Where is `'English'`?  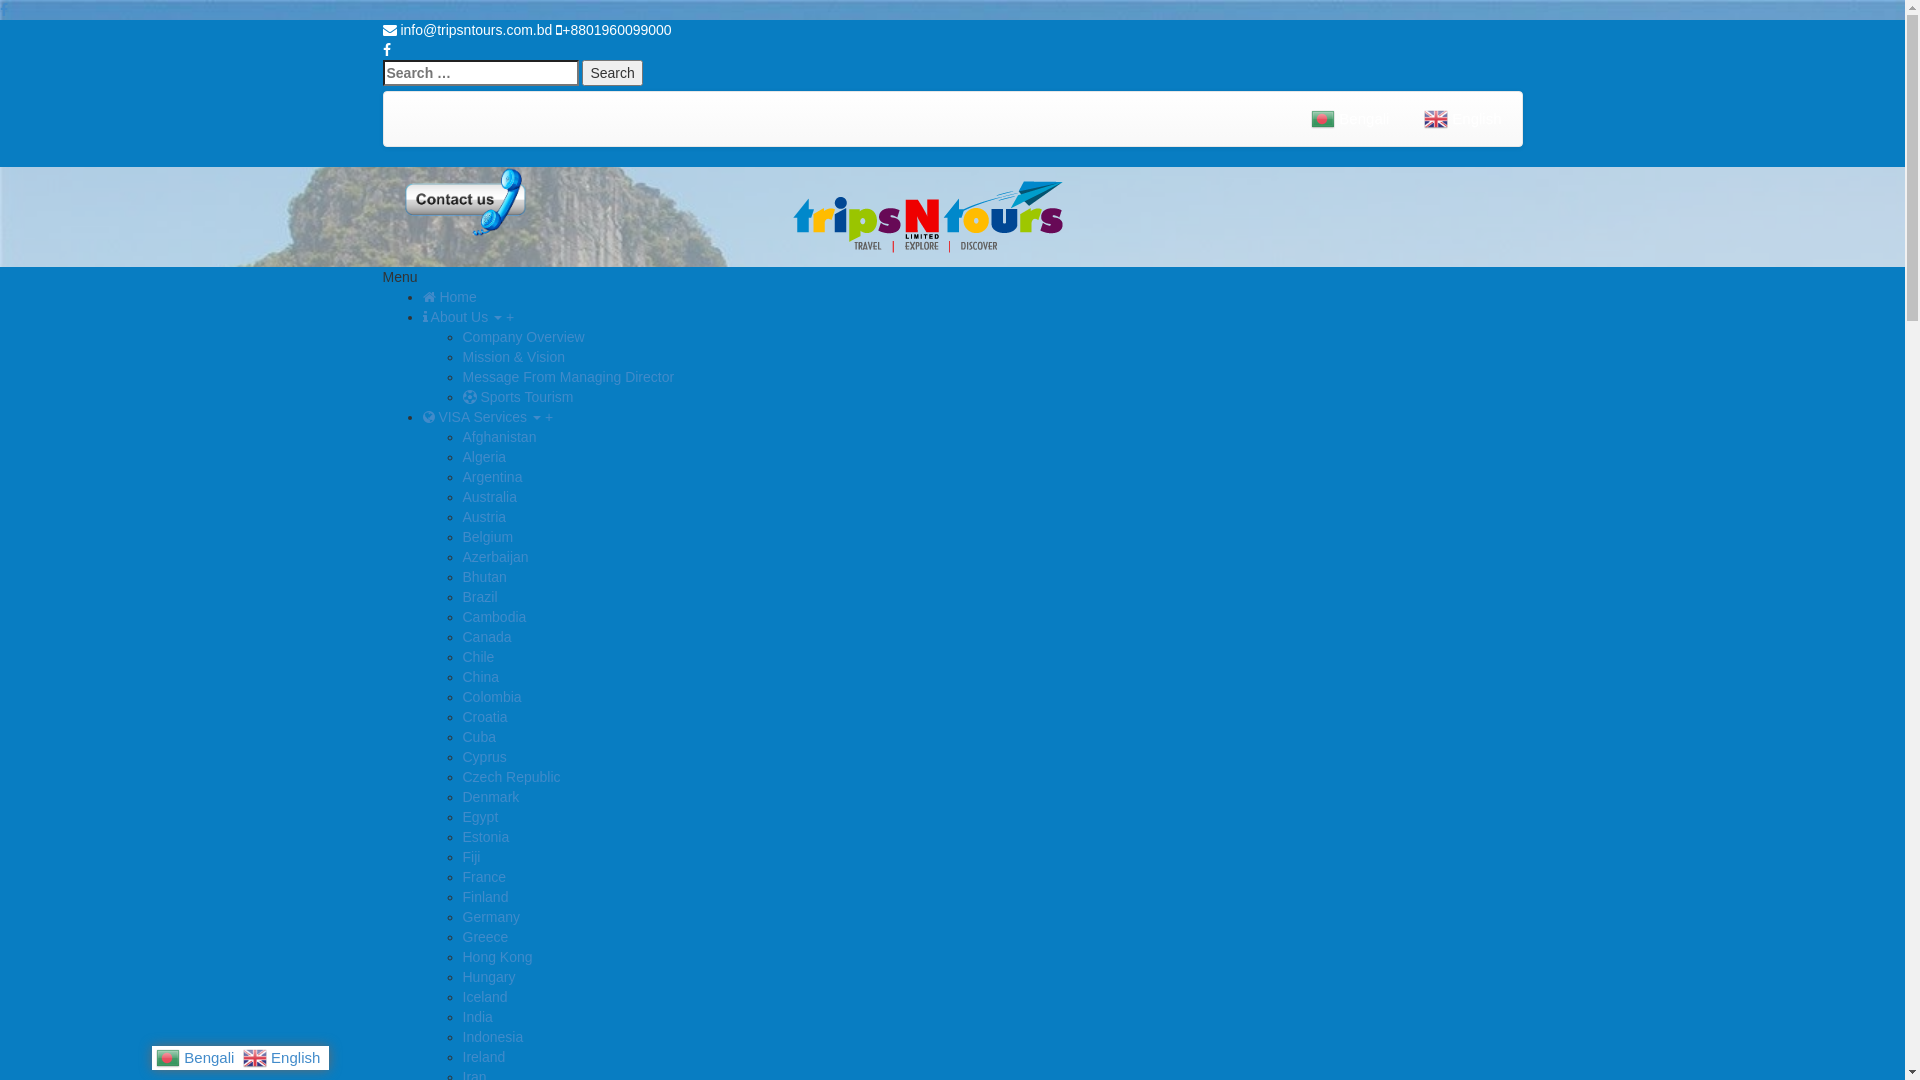
'English' is located at coordinates (282, 1055).